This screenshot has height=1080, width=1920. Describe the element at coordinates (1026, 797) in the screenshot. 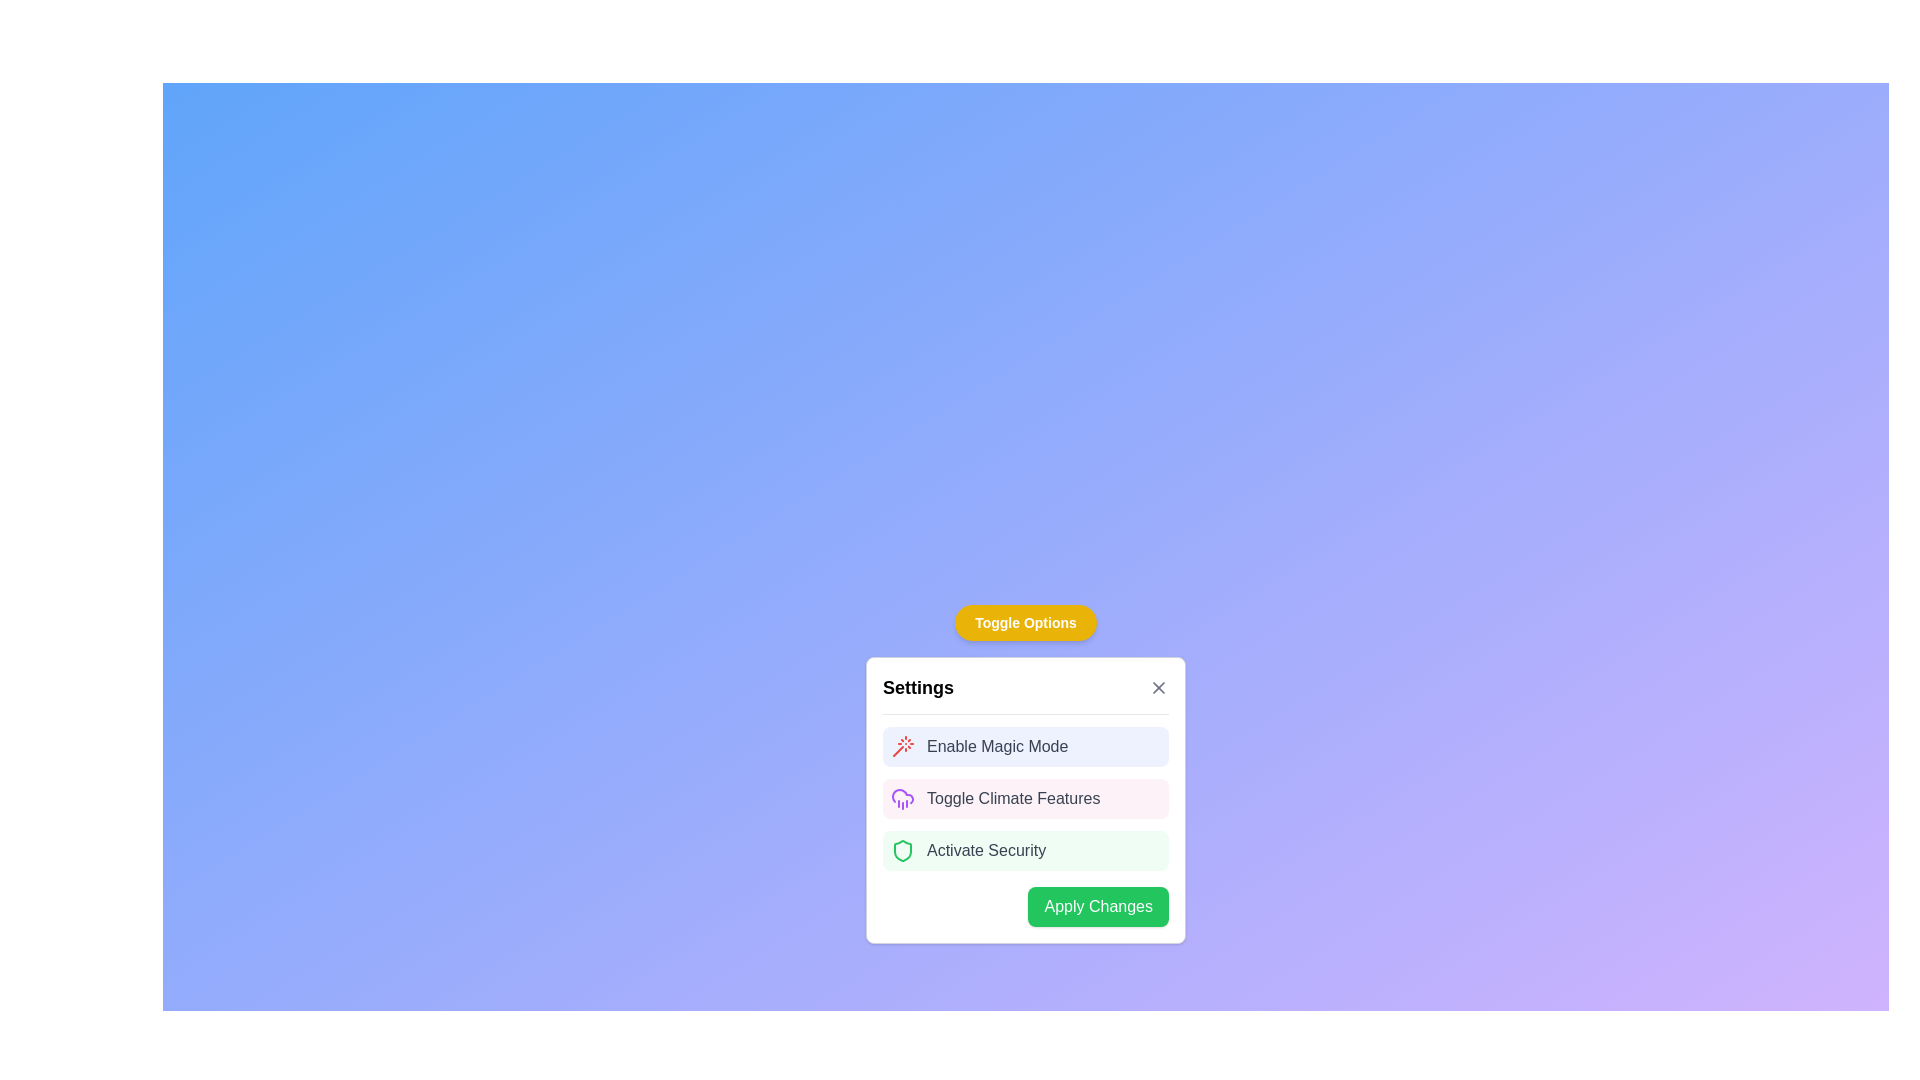

I see `the clickable list option labeled 'Toggle Climate Features' which is represented by a purple cloud and rain icon on a pink background, located` at that location.